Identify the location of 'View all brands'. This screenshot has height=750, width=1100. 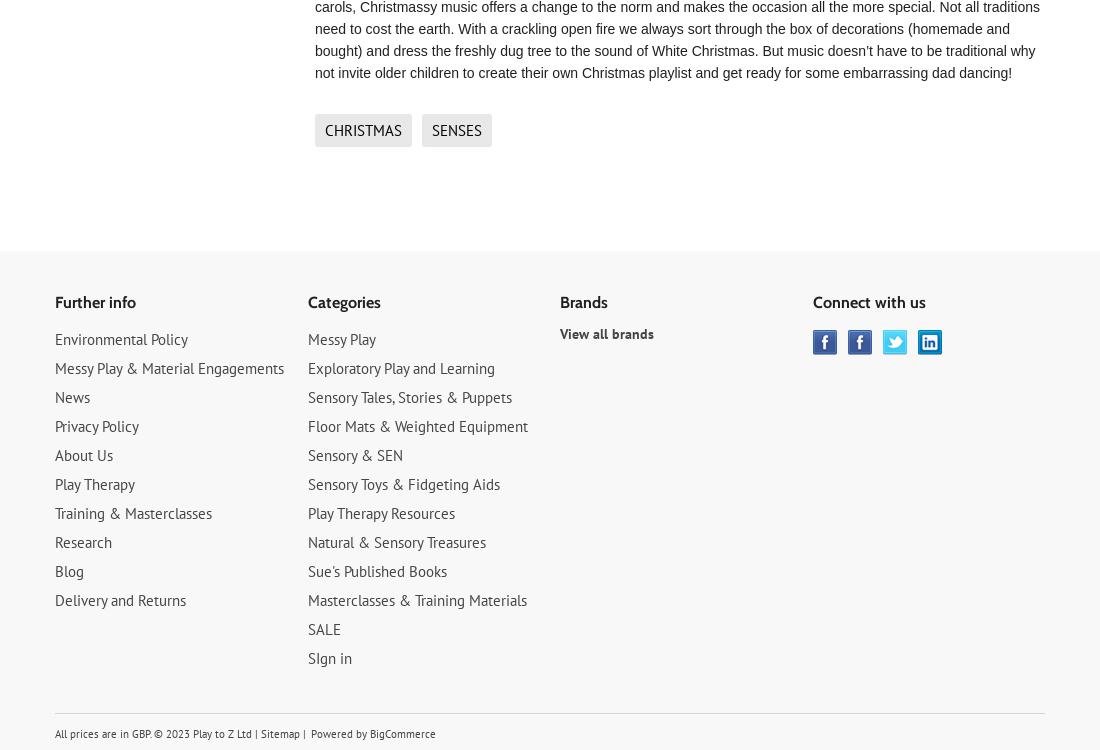
(605, 332).